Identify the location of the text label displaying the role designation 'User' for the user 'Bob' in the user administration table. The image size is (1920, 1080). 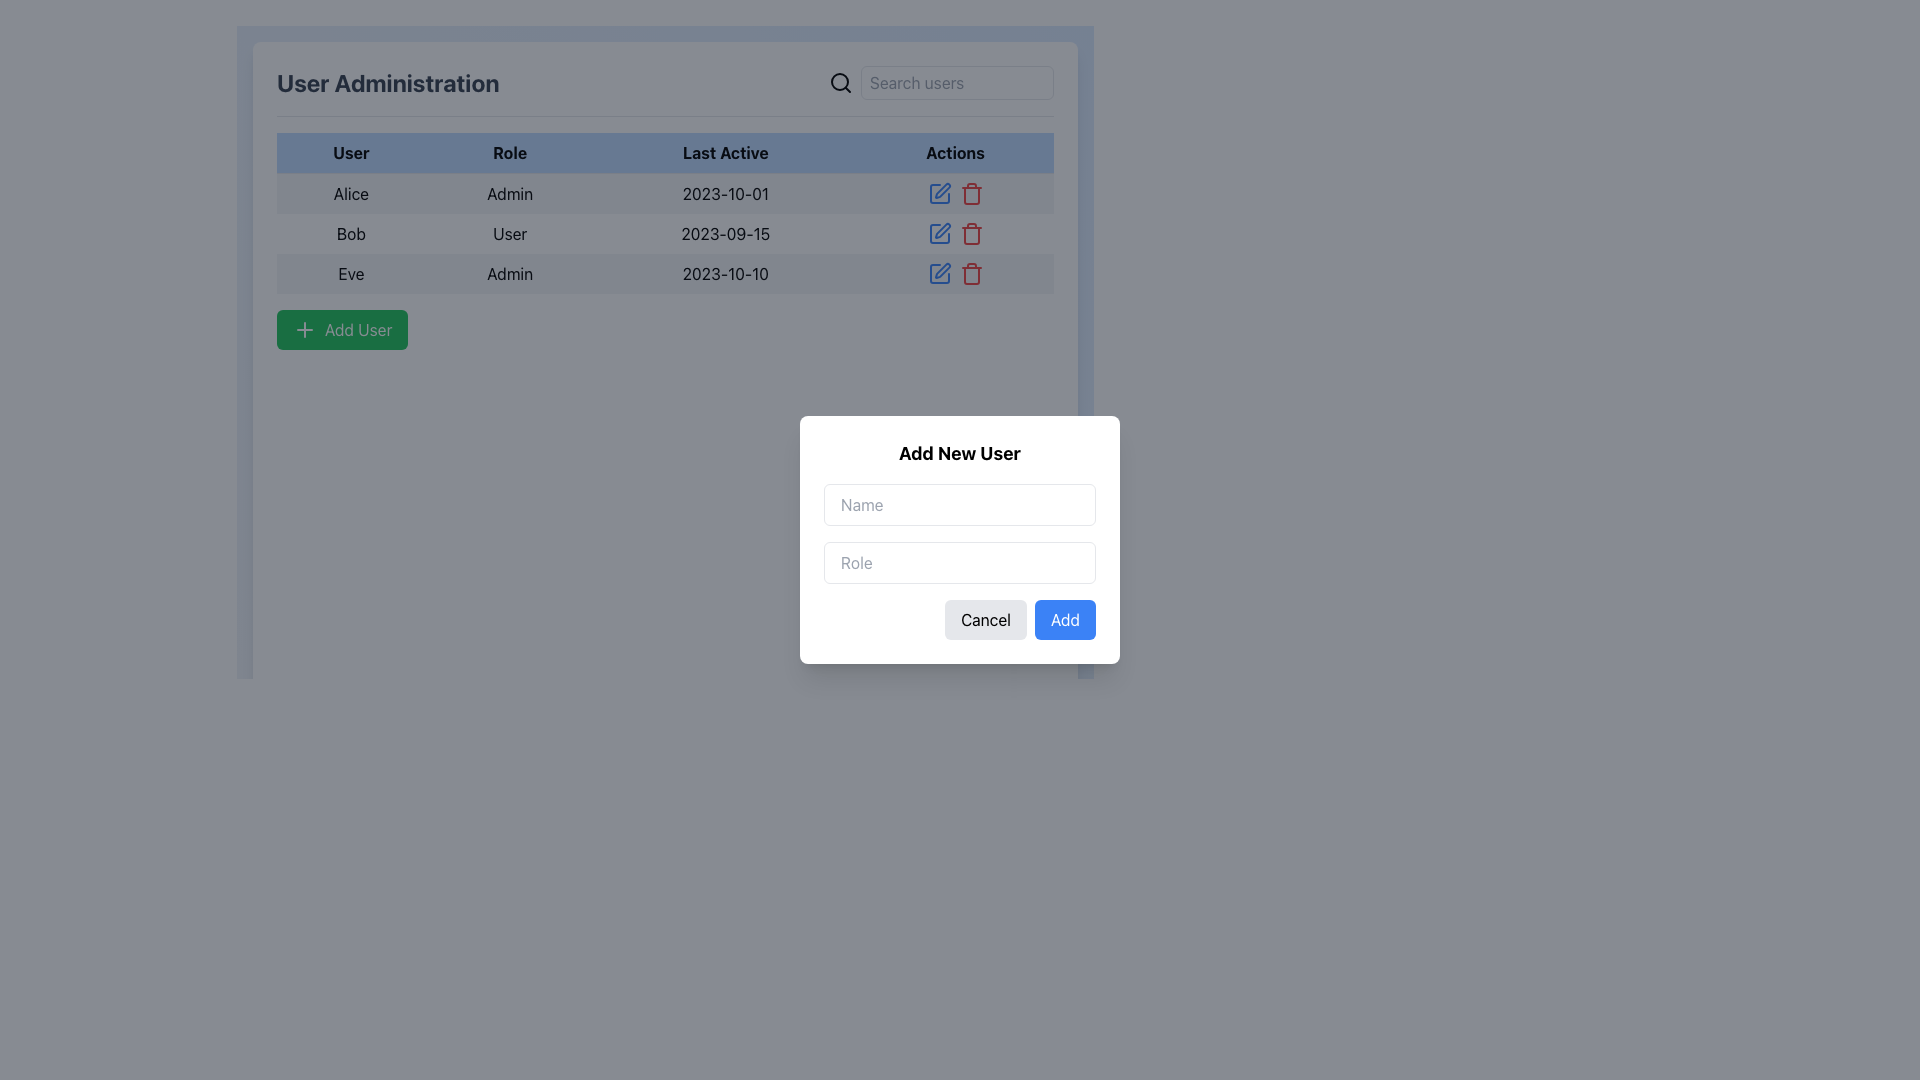
(510, 233).